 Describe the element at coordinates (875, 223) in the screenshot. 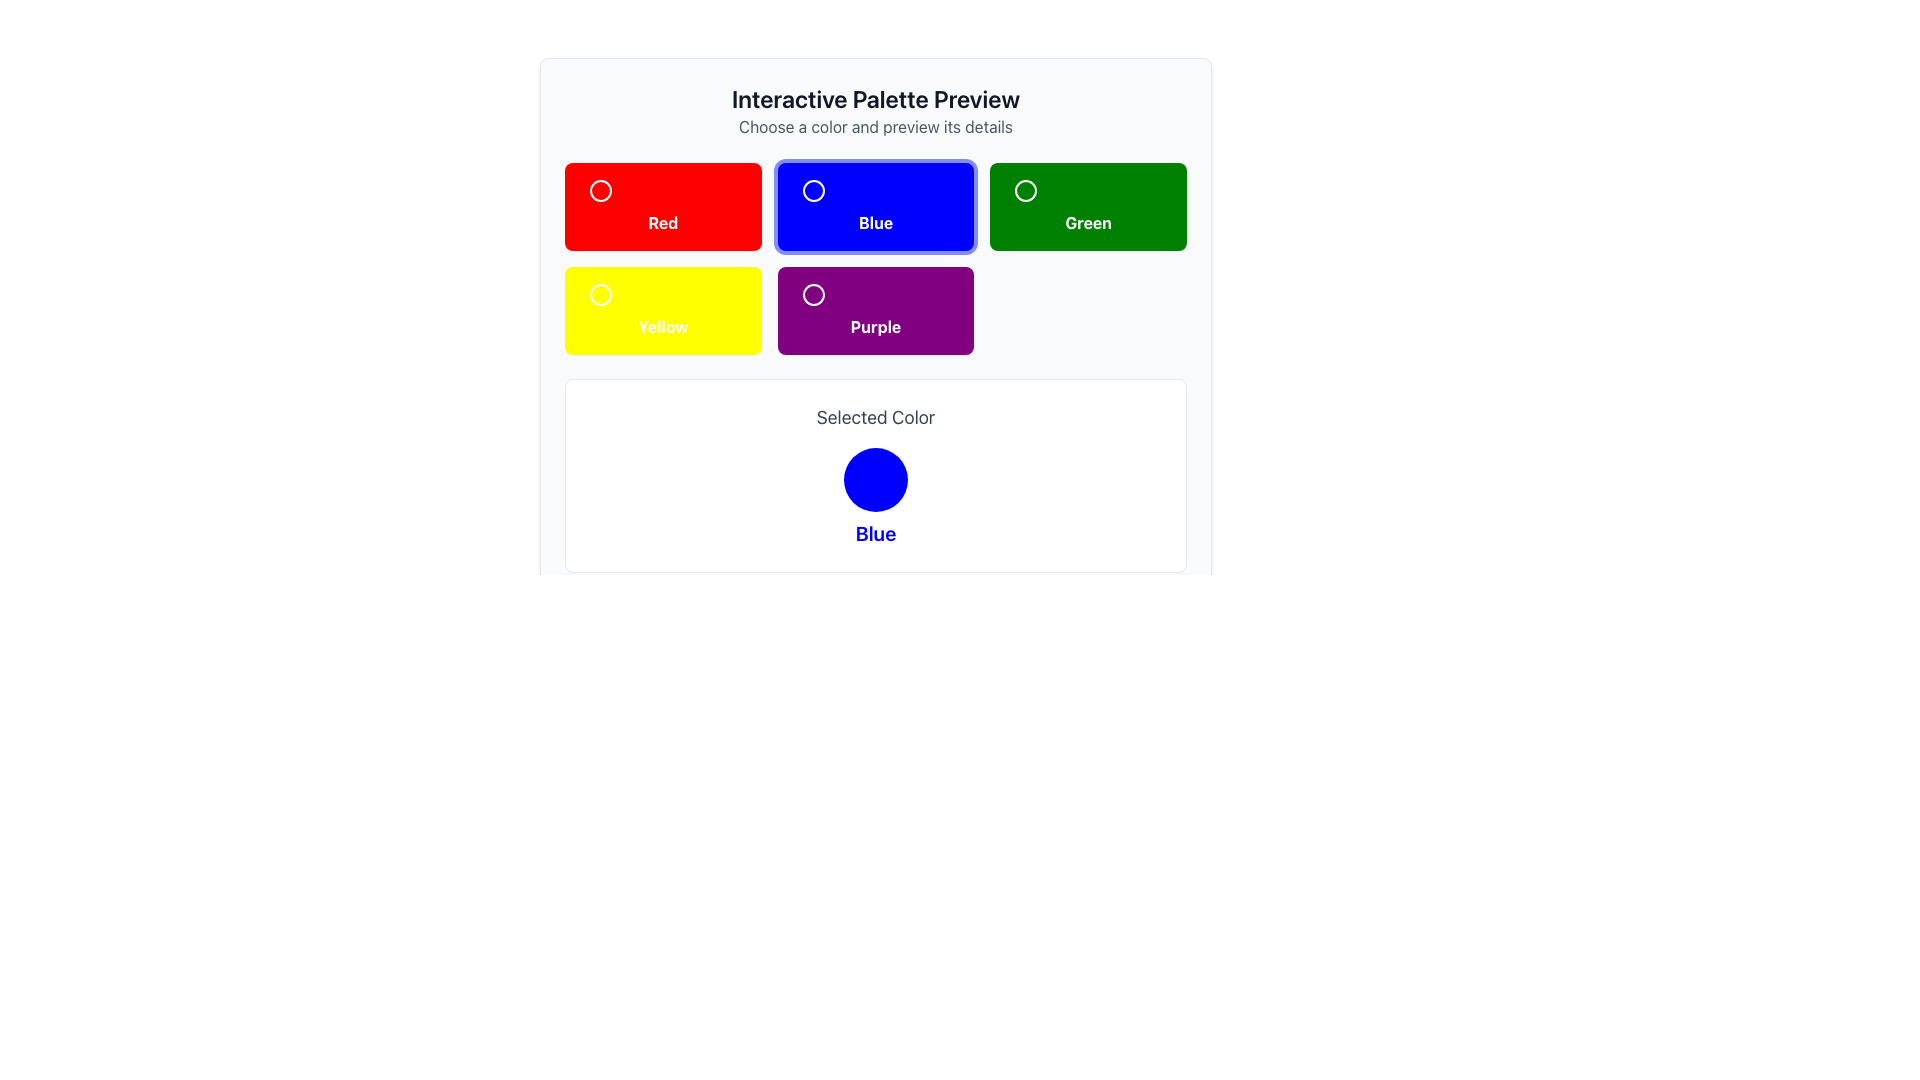

I see `text content indicating the option for the color 'Blue' located in the middle row of a 2x3 grid layout of color options` at that location.